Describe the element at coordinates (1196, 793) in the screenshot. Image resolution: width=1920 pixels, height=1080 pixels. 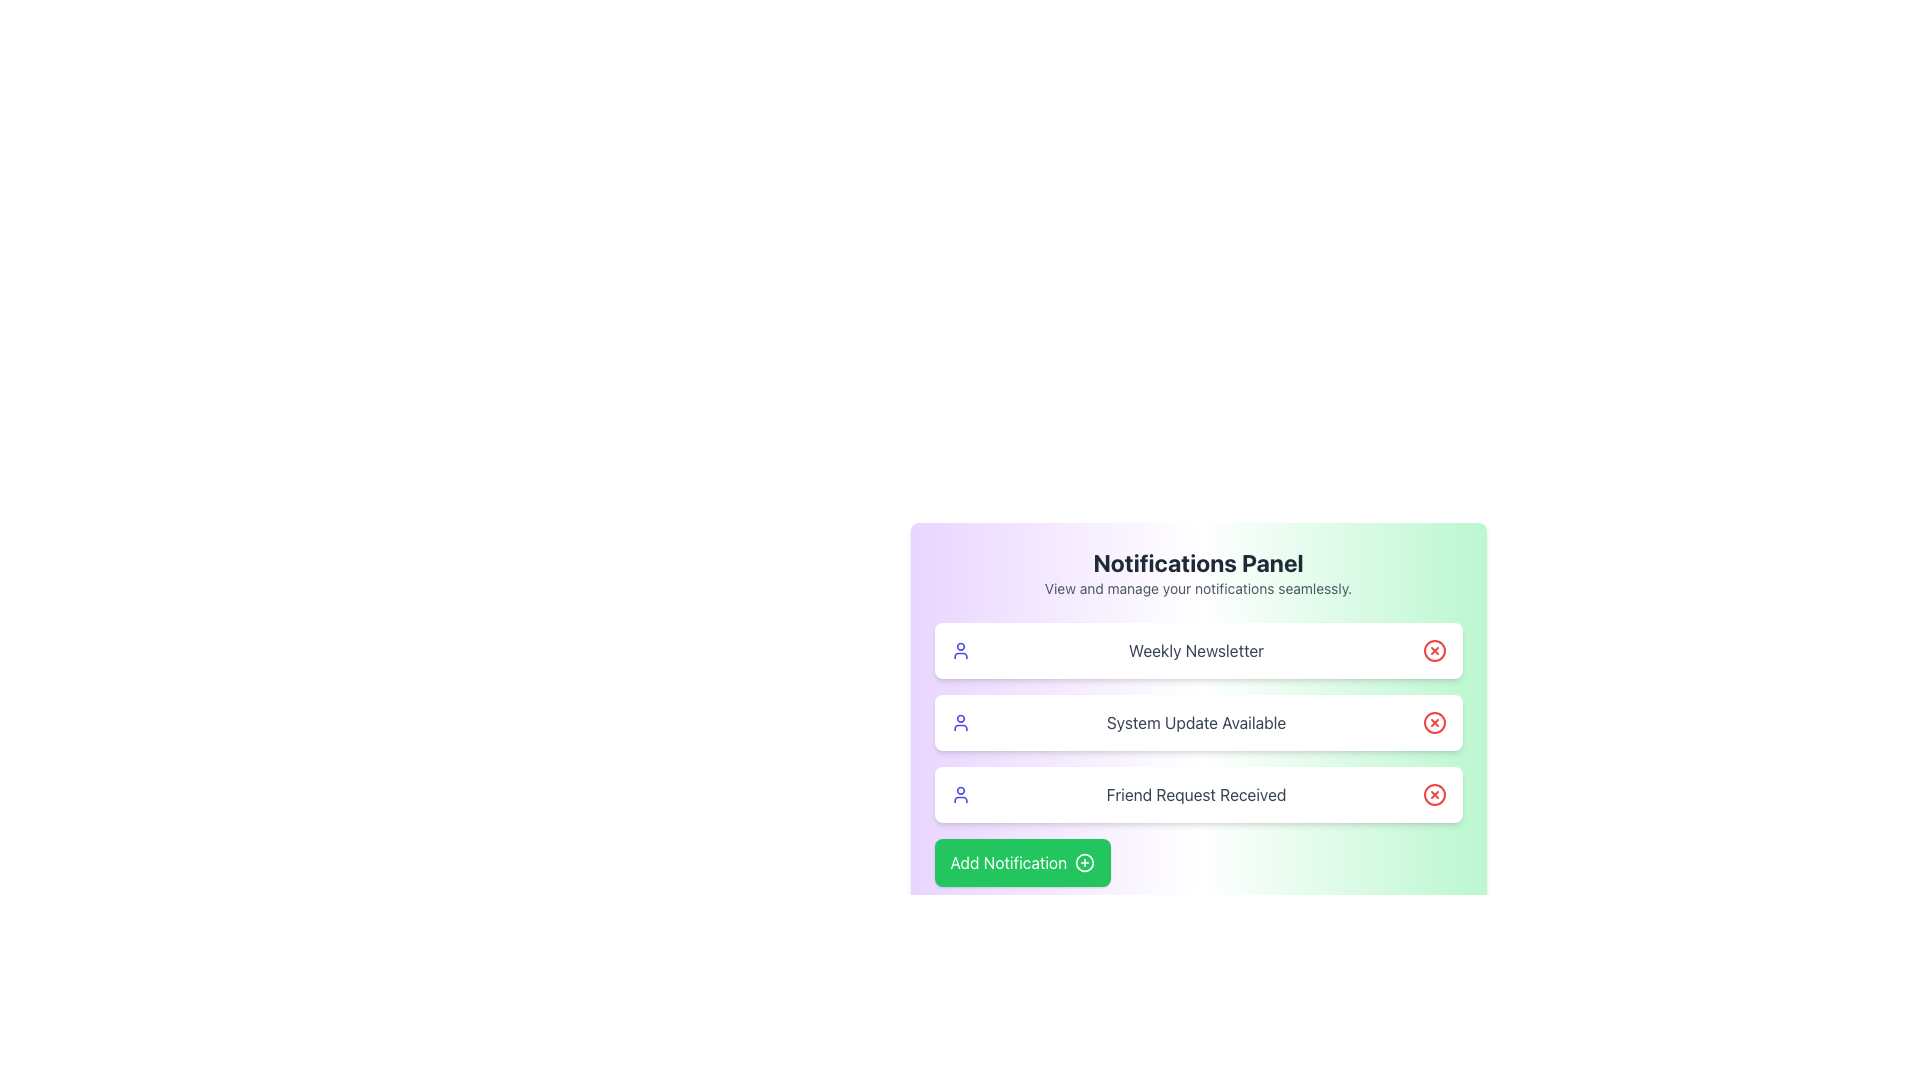
I see `the text label that provides a concise description of the notification in the third notification item of the notification panel, situated below 'System Update Available' and above the 'Add Notification' button` at that location.